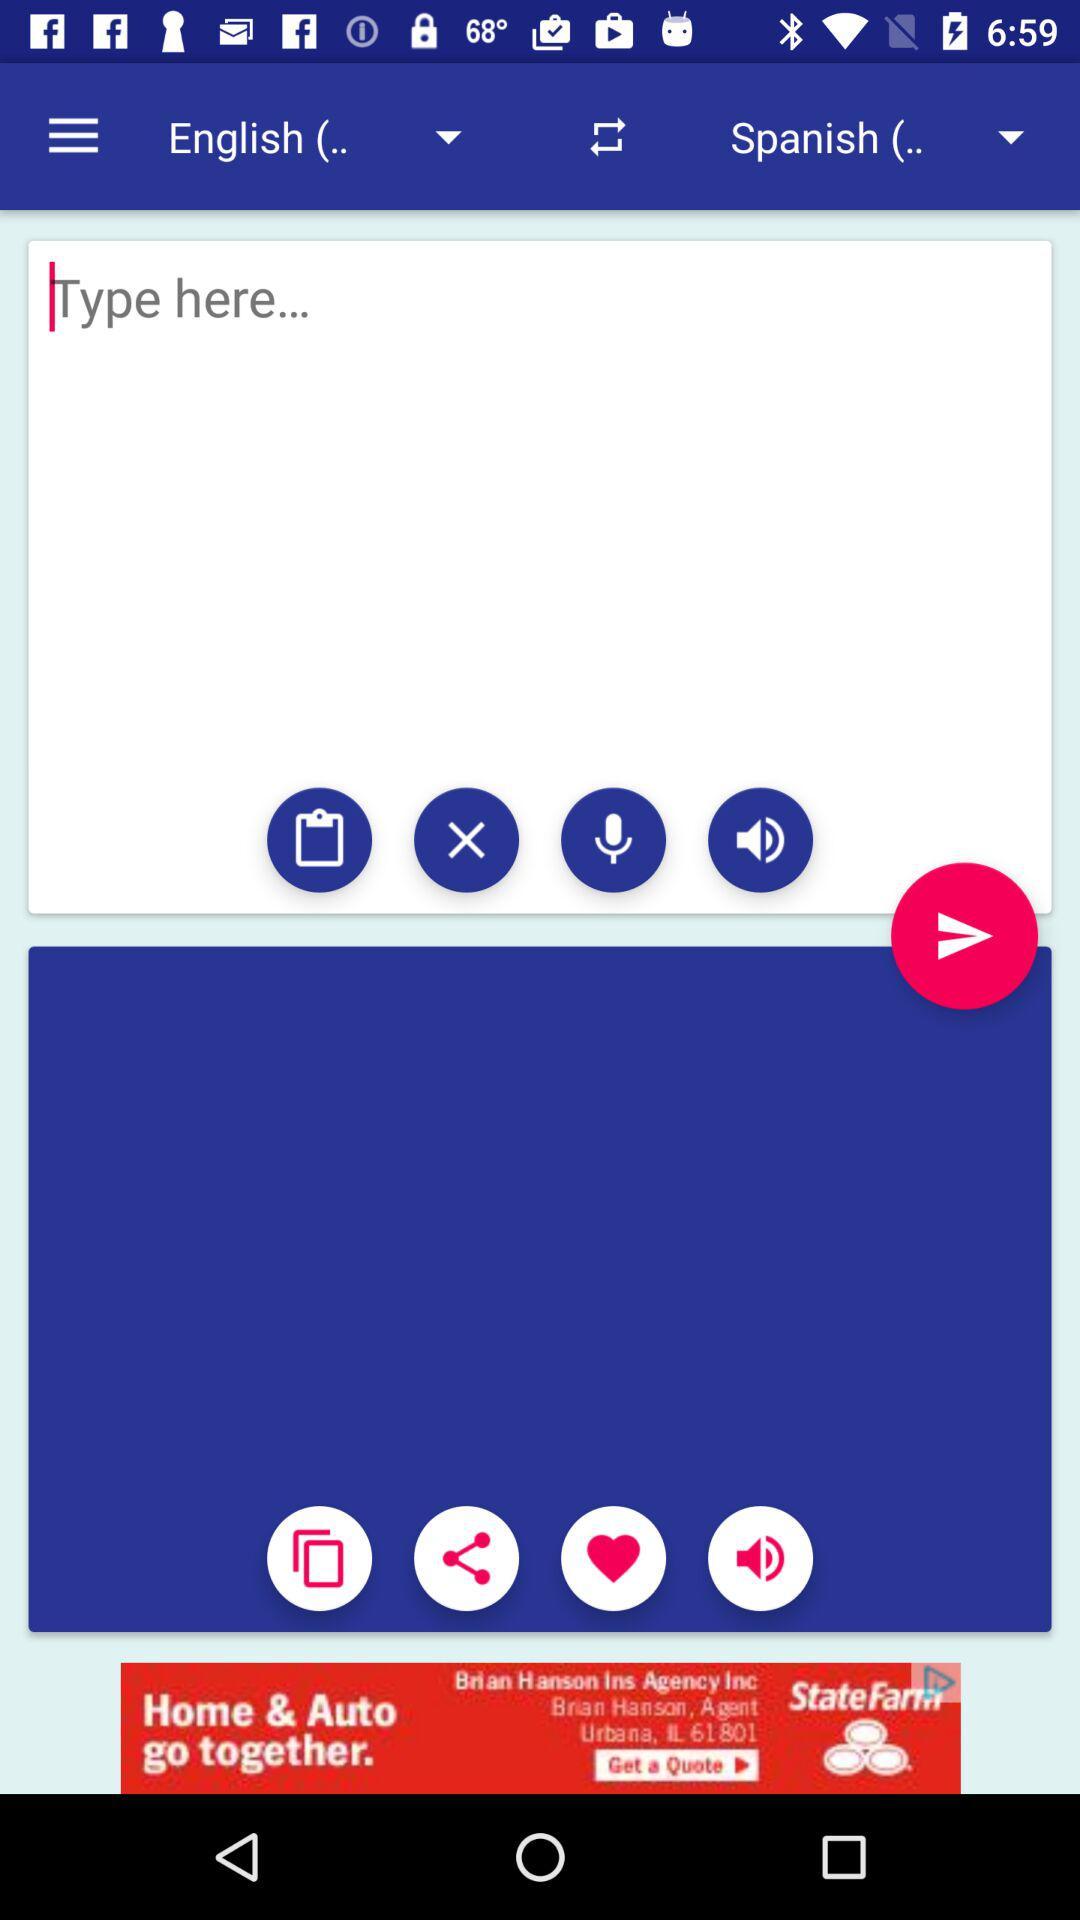  What do you see at coordinates (963, 935) in the screenshot?
I see `to sent button` at bounding box center [963, 935].